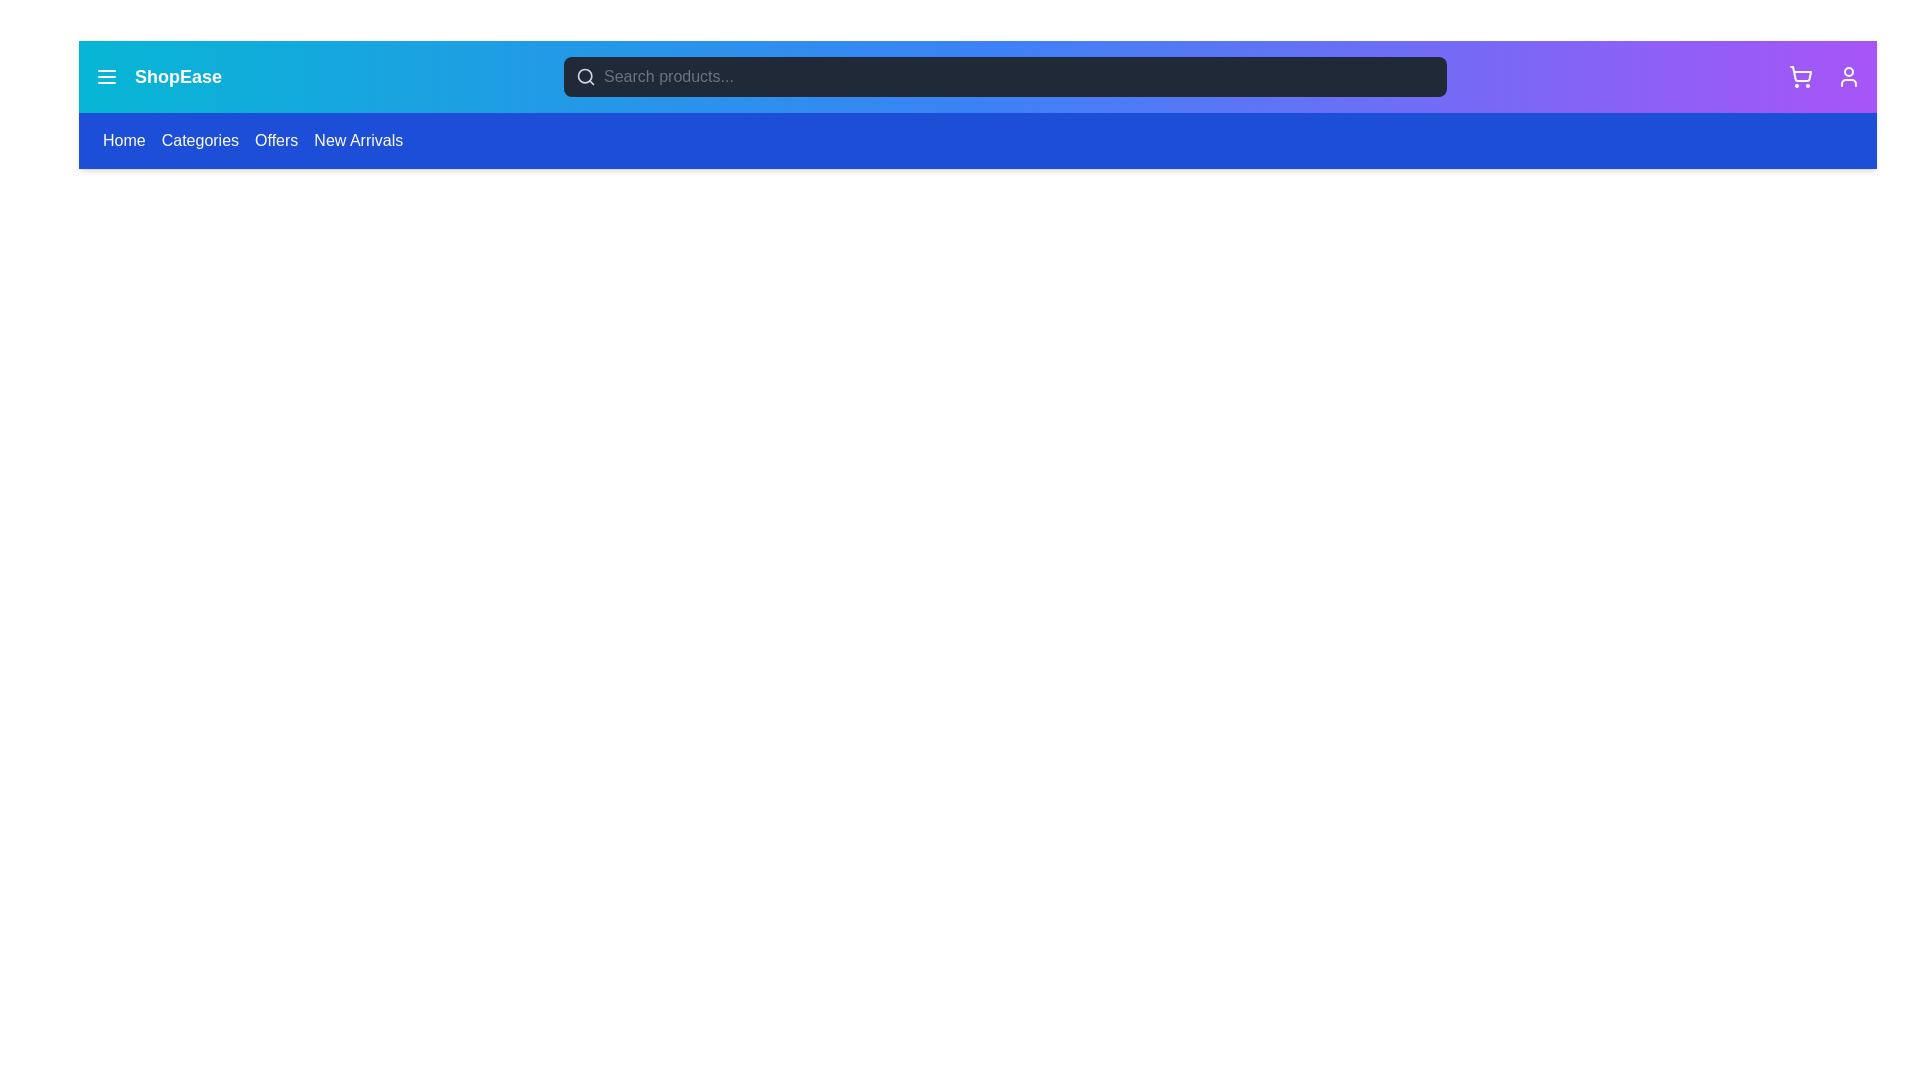 The image size is (1920, 1080). What do you see at coordinates (584, 76) in the screenshot?
I see `the search feature indicator icon located to the left of the input field in the navigation bar` at bounding box center [584, 76].